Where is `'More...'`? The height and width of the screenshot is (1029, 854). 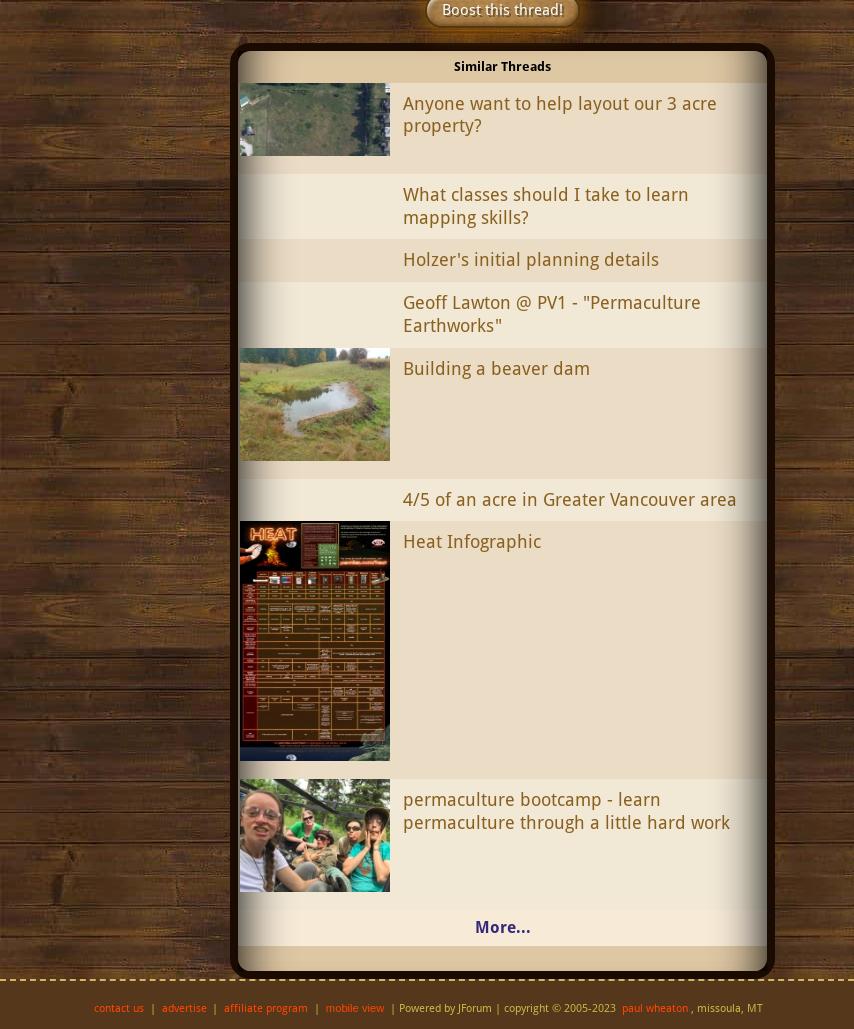 'More...' is located at coordinates (500, 927).